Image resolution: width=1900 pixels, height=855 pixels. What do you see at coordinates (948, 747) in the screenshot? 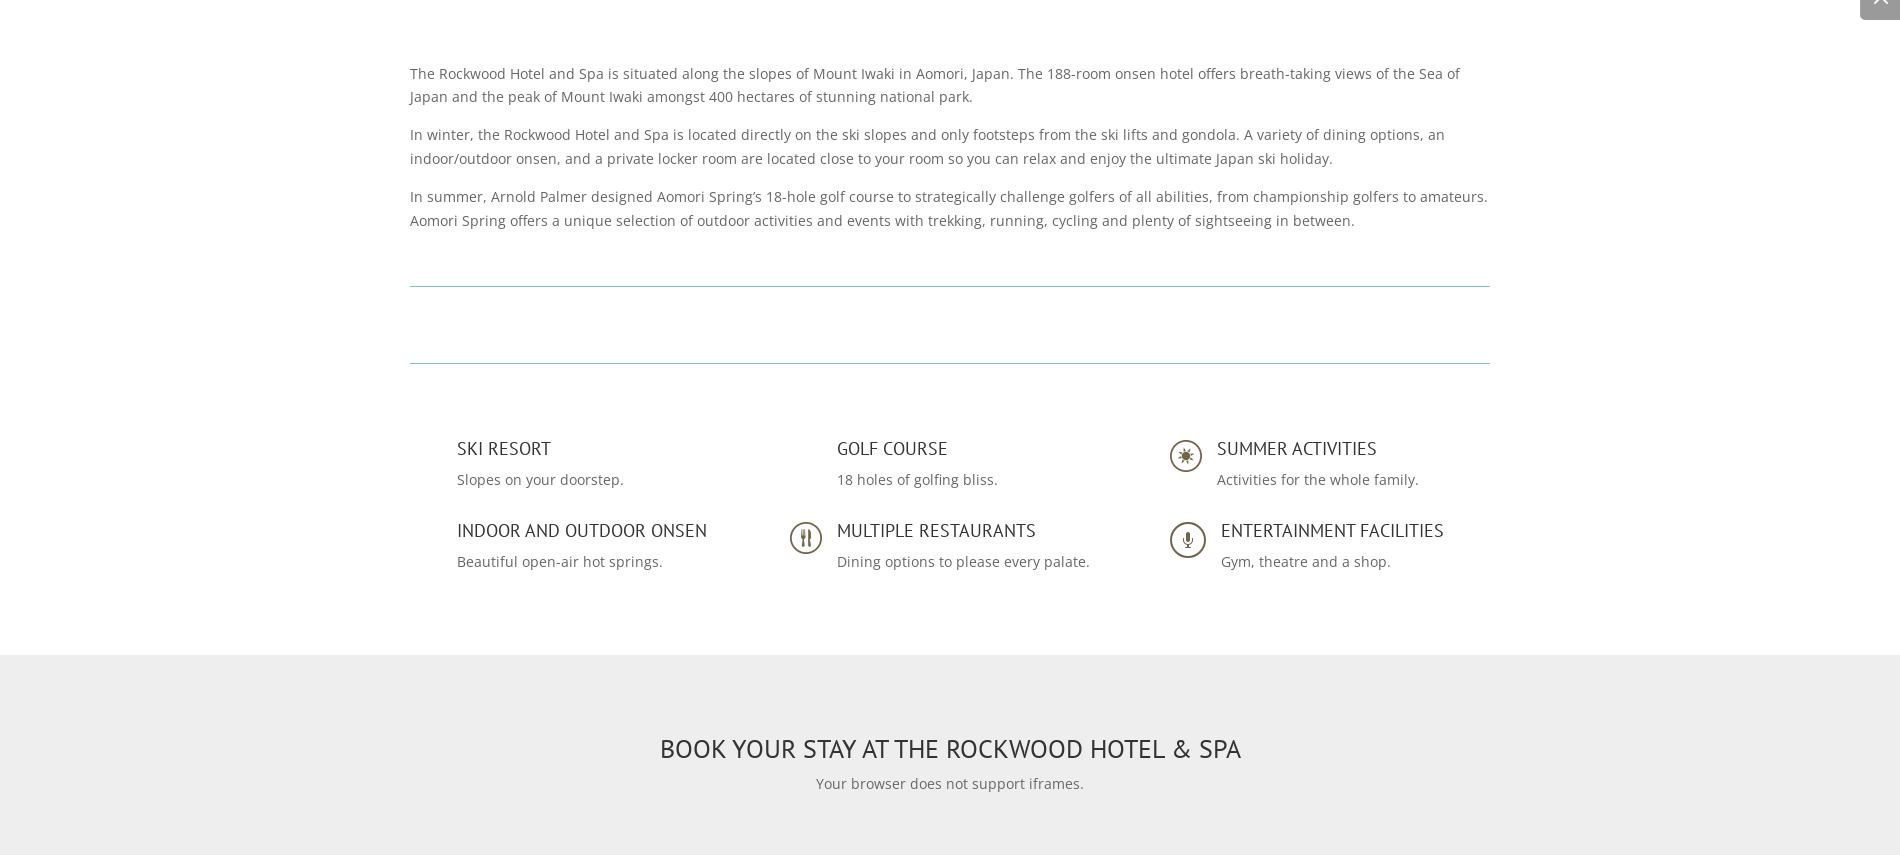
I see `'BOOK YOUR STAY AT THE ROCKWOOD HOTEL & SPA'` at bounding box center [948, 747].